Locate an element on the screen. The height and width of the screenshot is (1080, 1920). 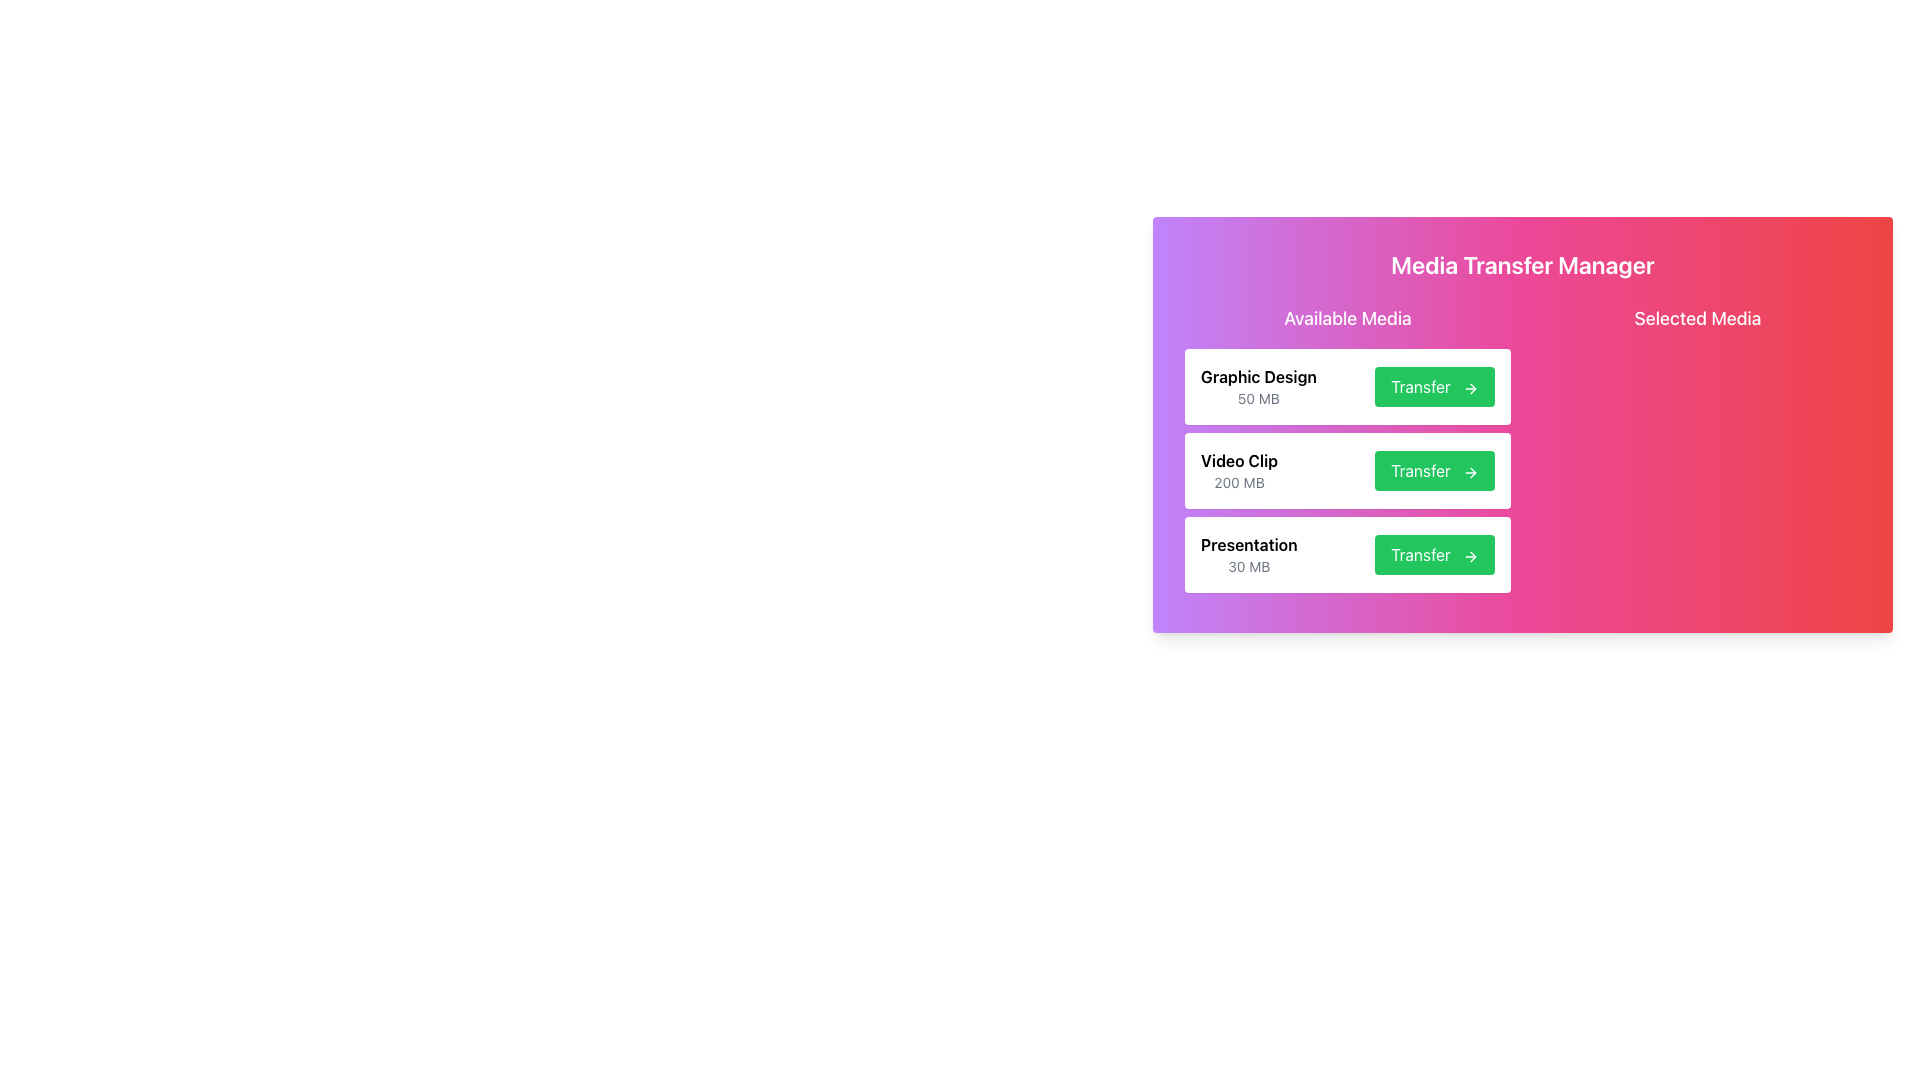
the second text label in the 'Available Media' section that presents information about a media file, specifically its name and size is located at coordinates (1238, 470).